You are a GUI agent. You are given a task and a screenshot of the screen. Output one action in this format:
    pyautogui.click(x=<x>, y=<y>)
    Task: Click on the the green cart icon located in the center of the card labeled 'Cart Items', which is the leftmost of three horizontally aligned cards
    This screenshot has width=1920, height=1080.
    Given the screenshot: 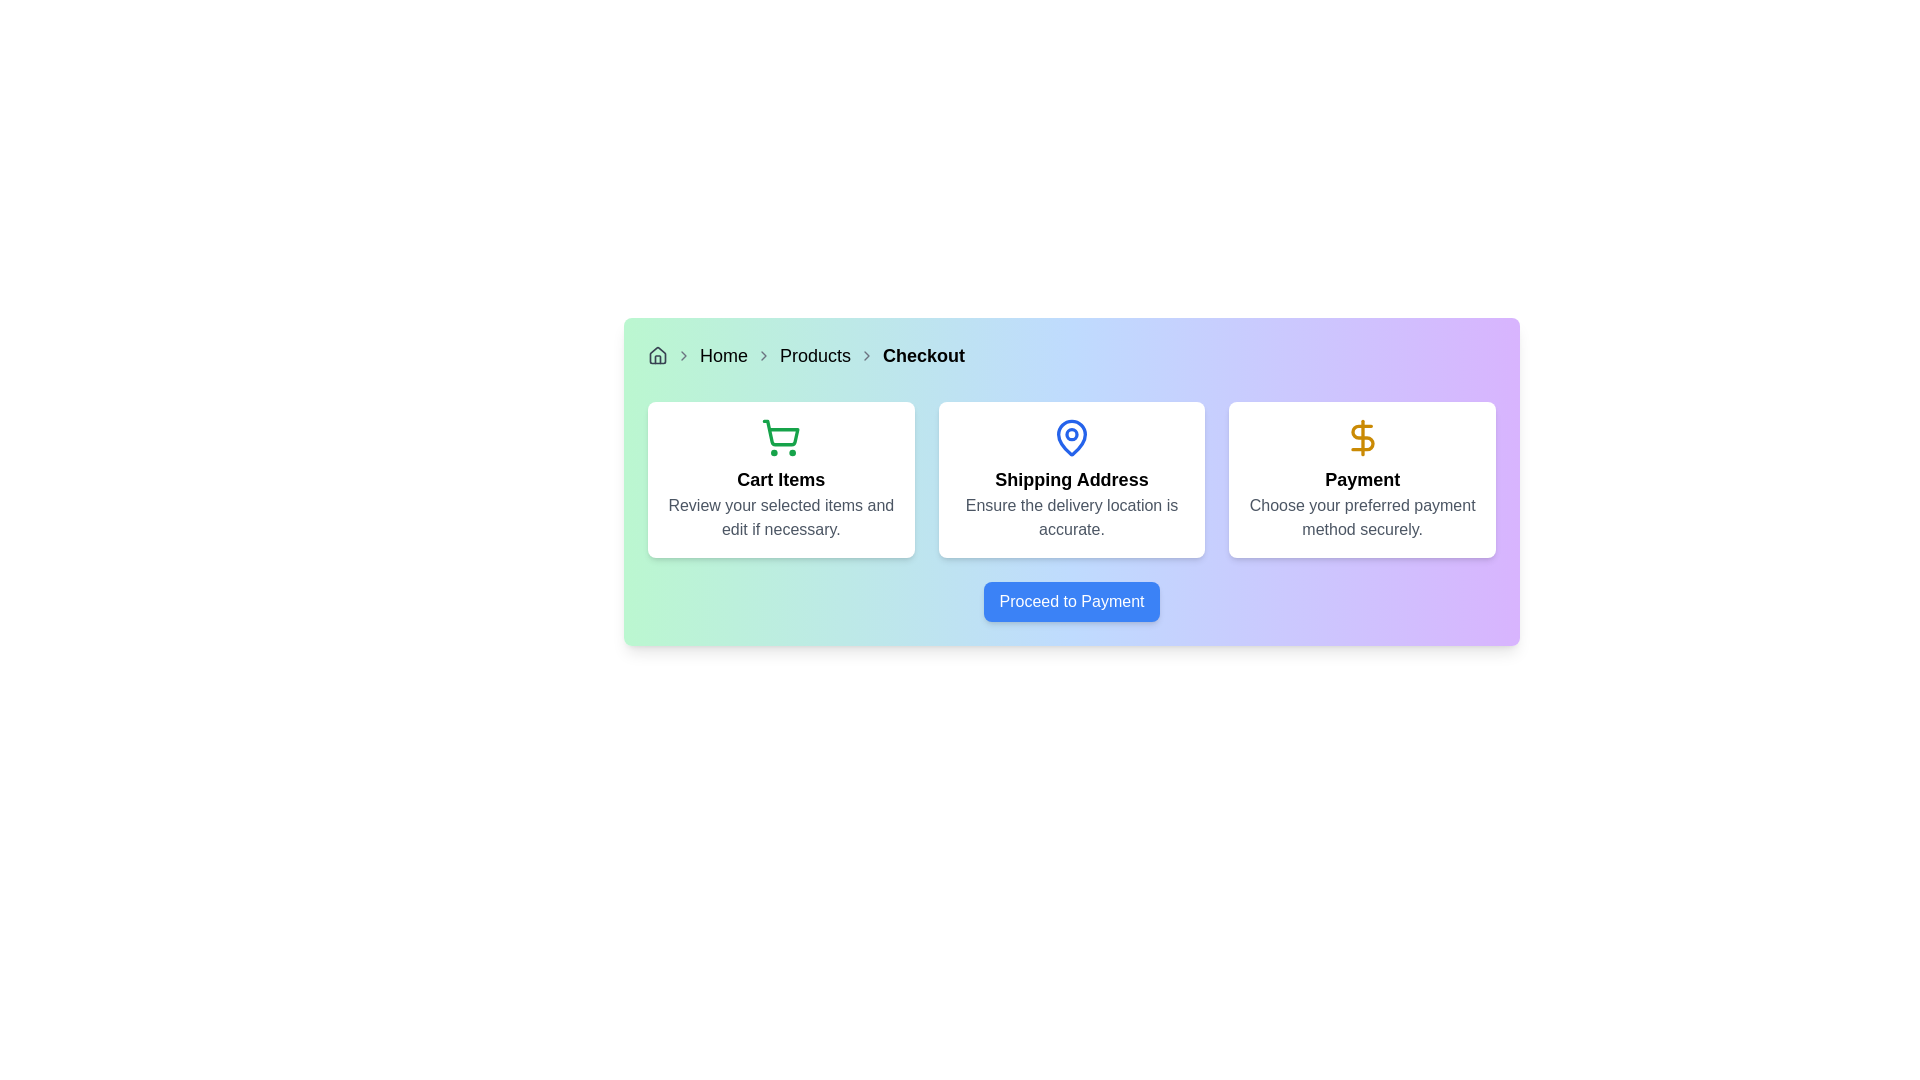 What is the action you would take?
    pyautogui.click(x=780, y=437)
    